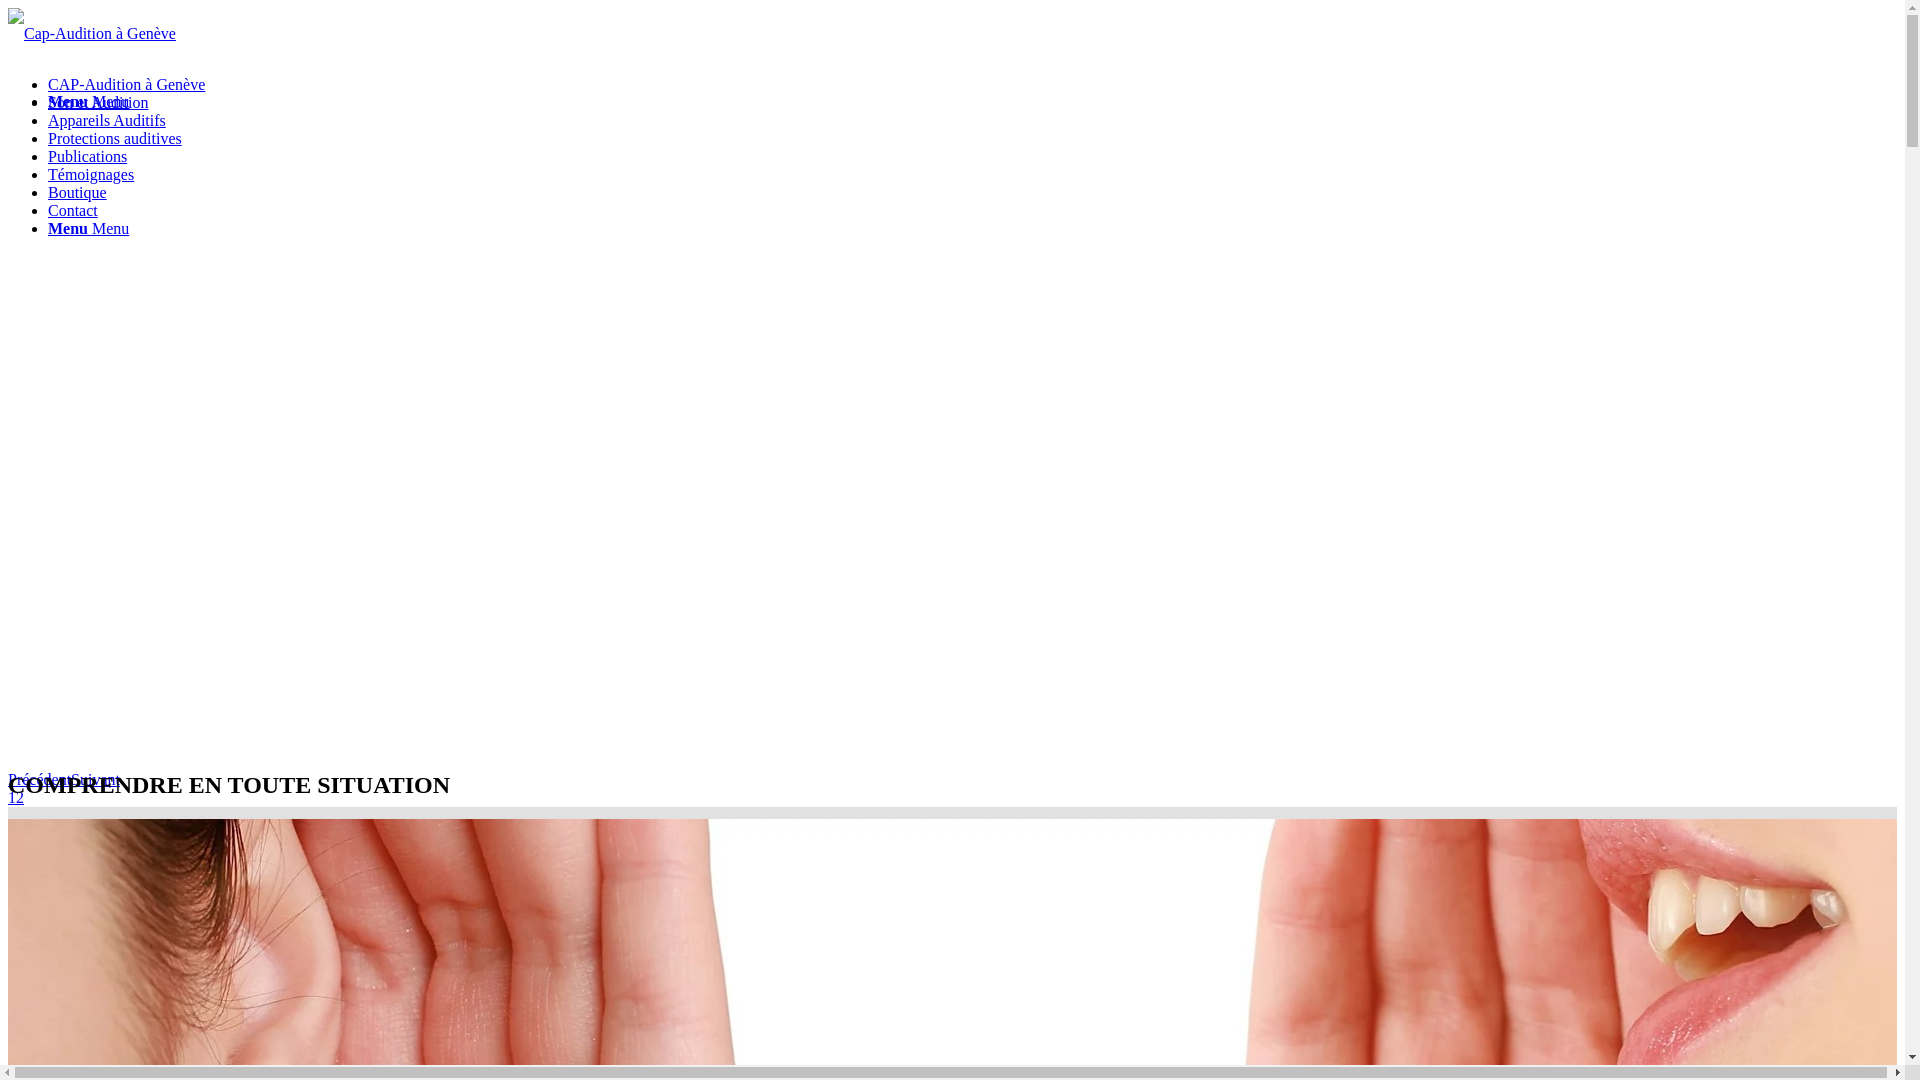 The height and width of the screenshot is (1080, 1920). Describe the element at coordinates (87, 227) in the screenshot. I see `'Menu Menu'` at that location.